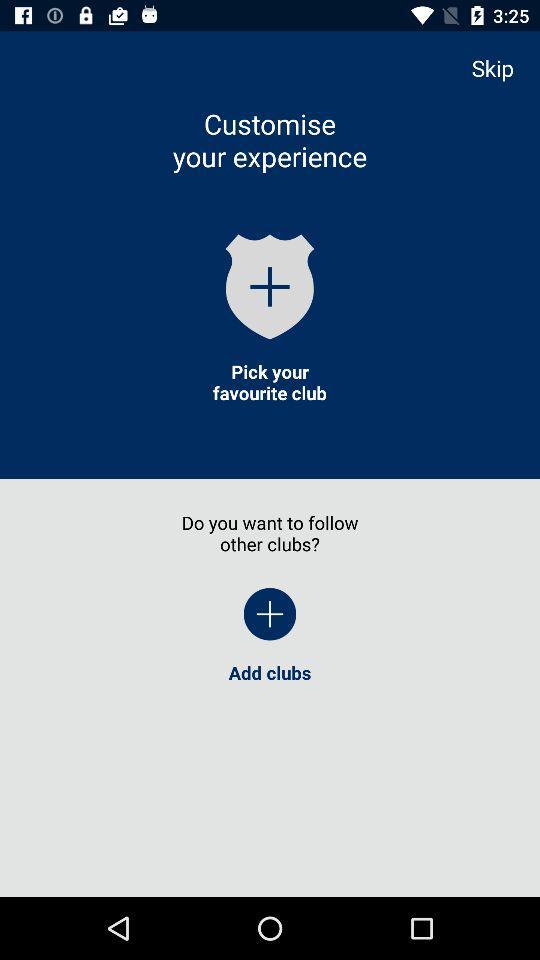 The width and height of the screenshot is (540, 960). I want to click on item above the add clubs, so click(501, 68).